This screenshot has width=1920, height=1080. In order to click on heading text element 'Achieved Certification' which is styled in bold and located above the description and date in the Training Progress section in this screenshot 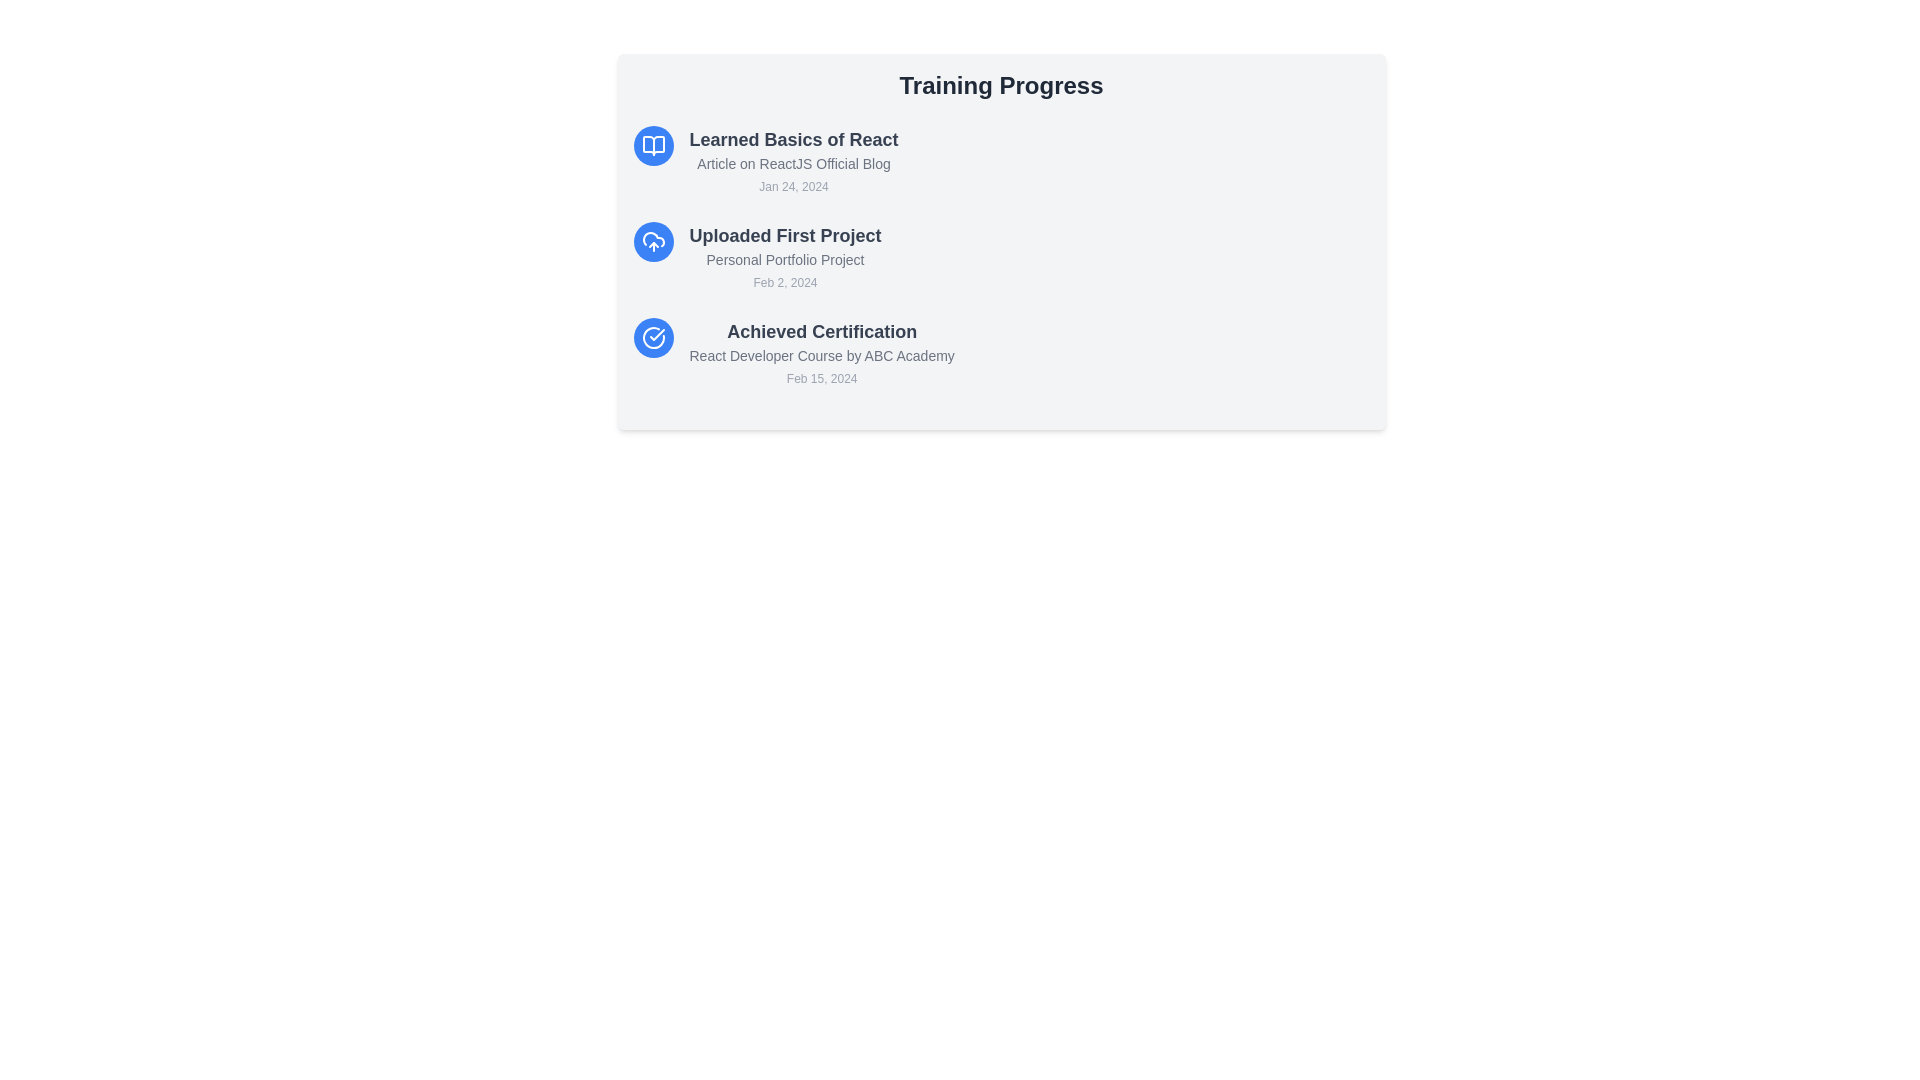, I will do `click(822, 330)`.